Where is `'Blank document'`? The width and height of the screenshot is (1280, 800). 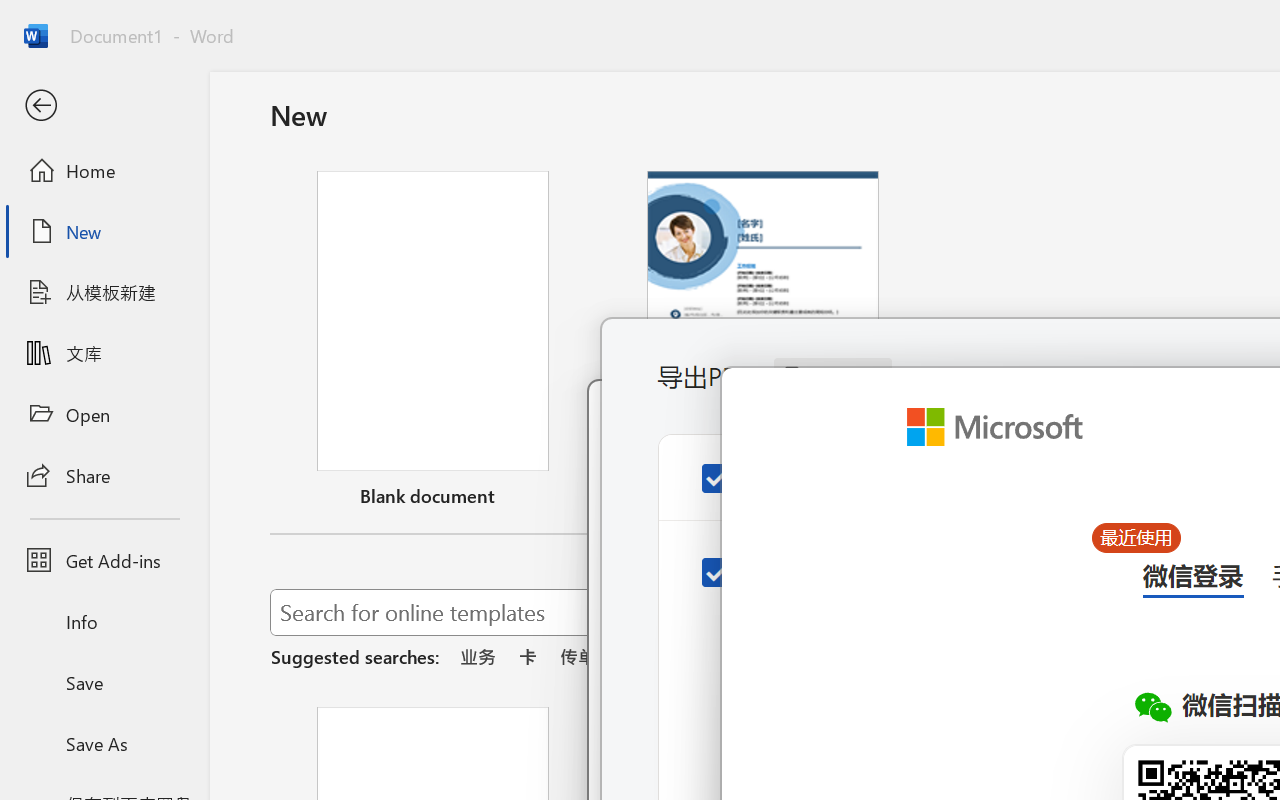 'Blank document' is located at coordinates (432, 343).